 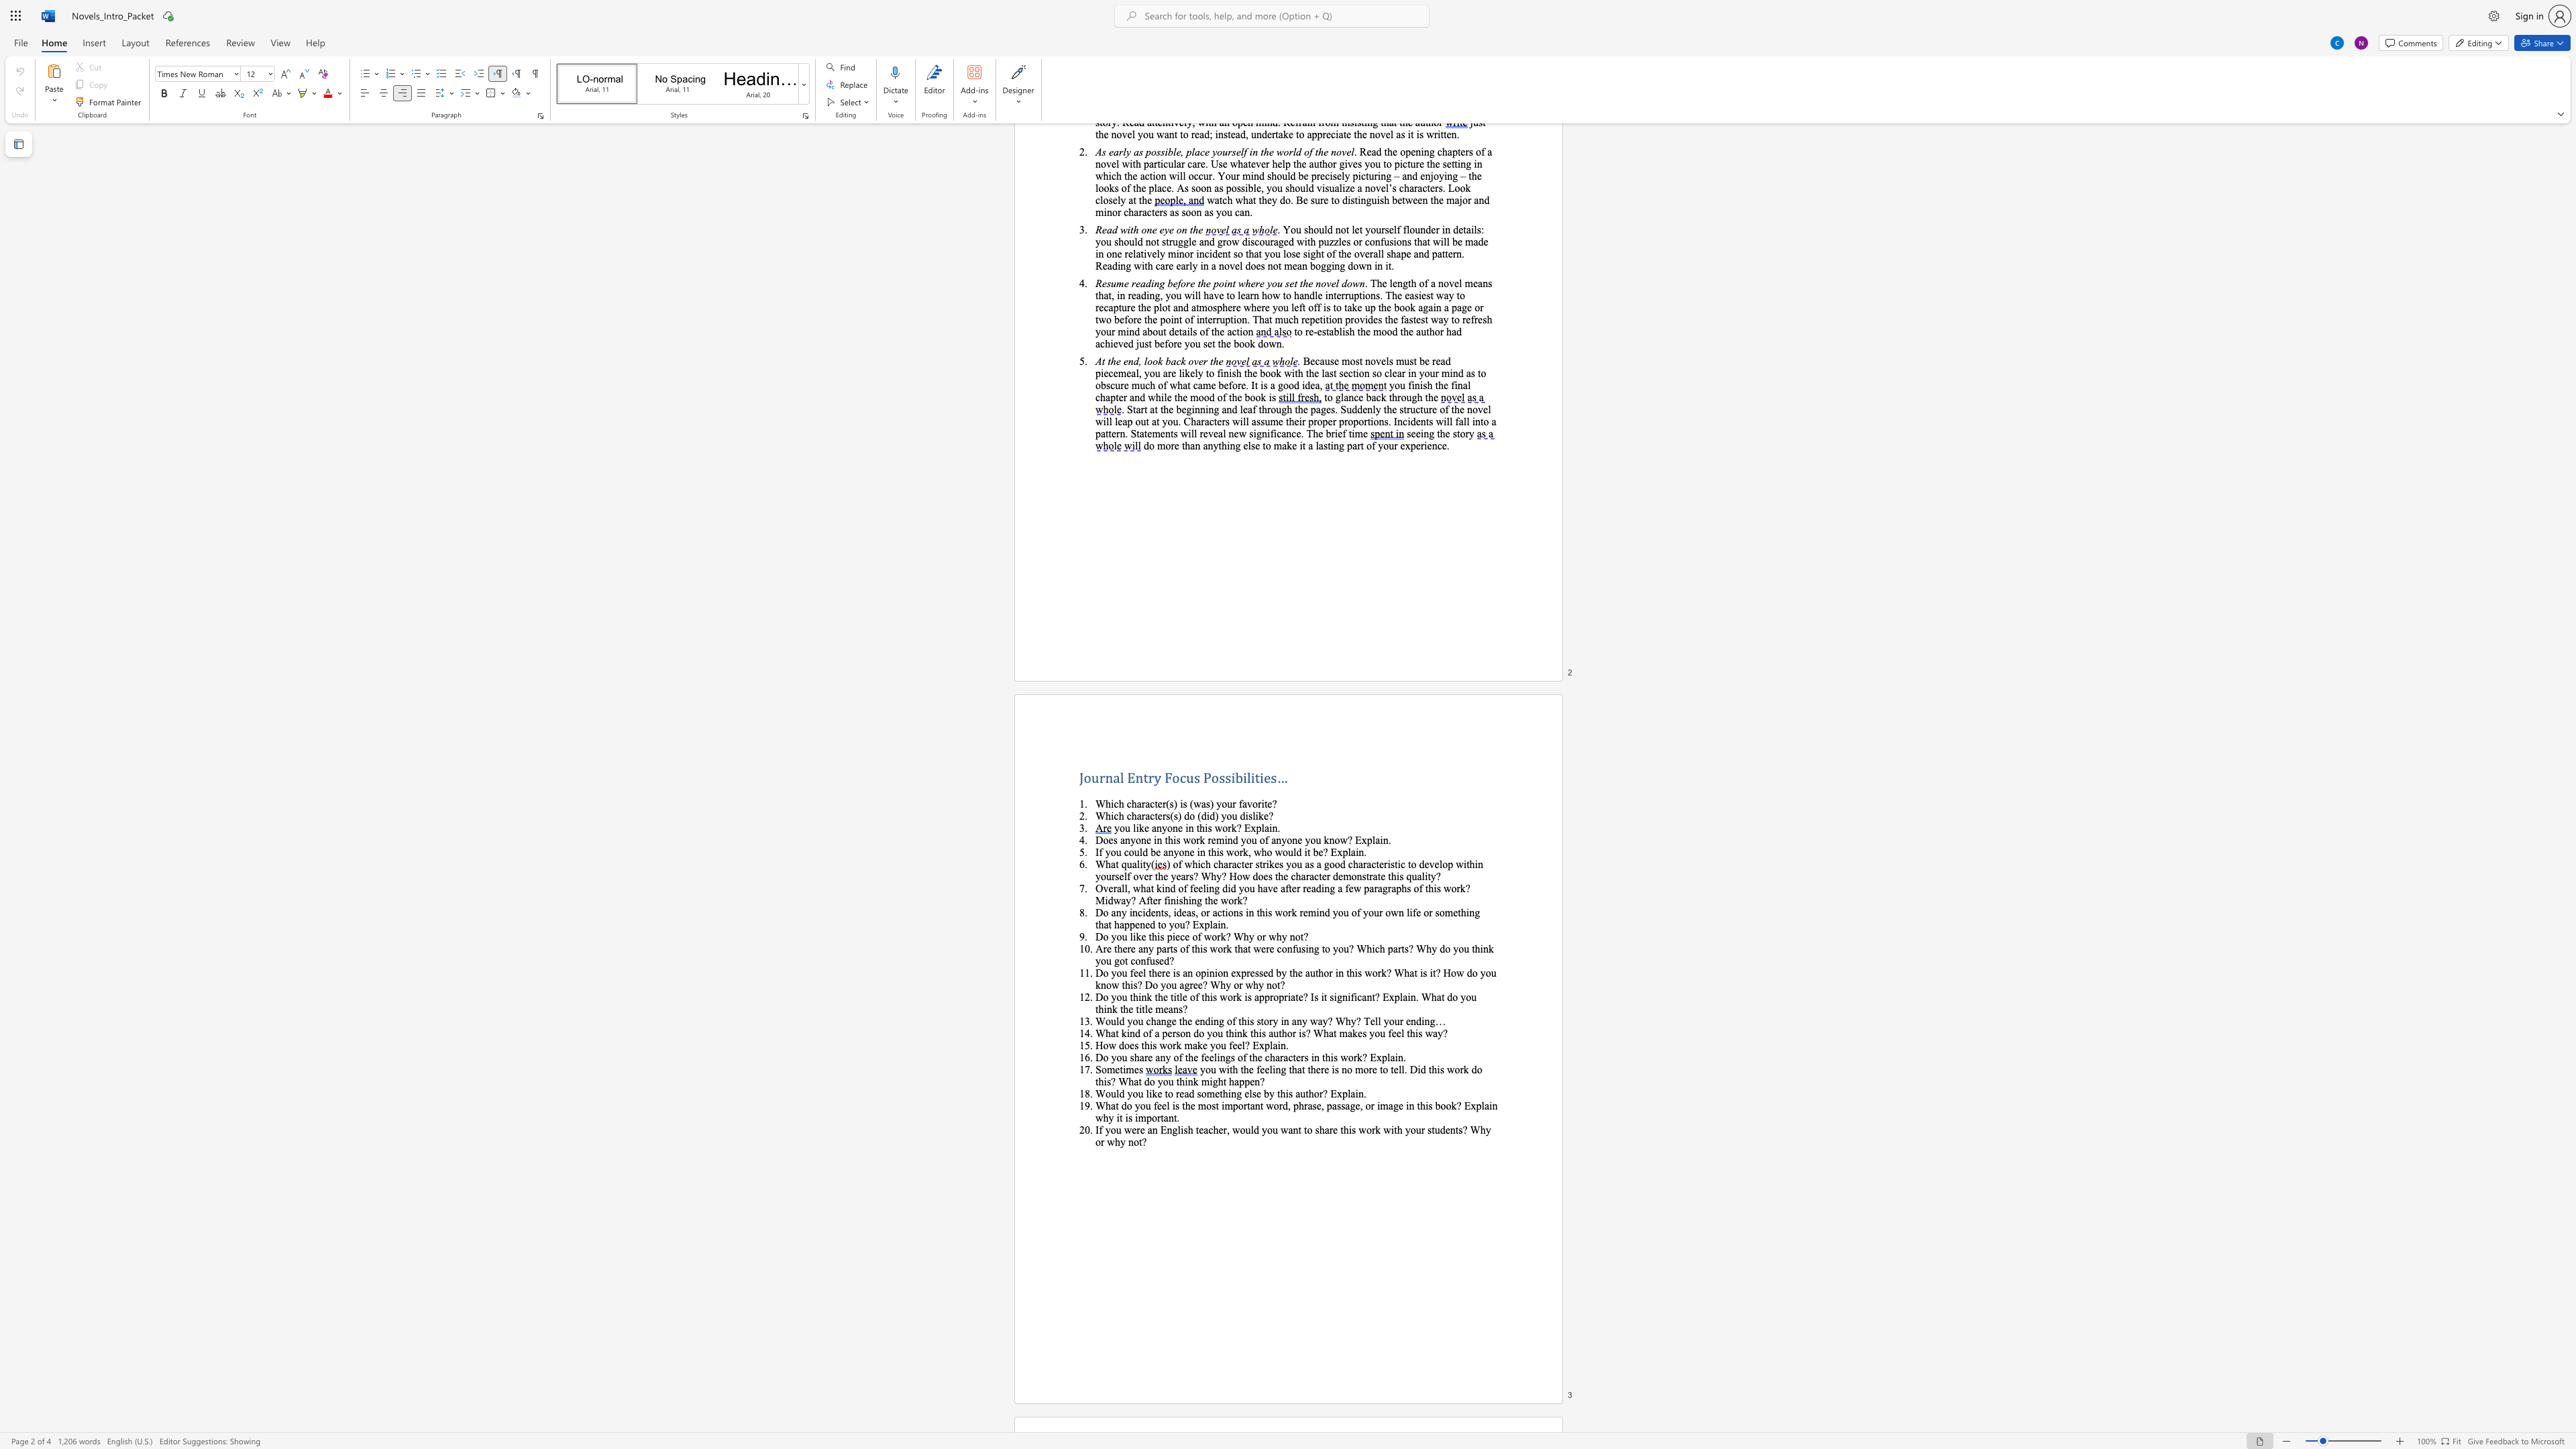 What do you see at coordinates (1110, 1129) in the screenshot?
I see `the subset text "ou were an English teacher, would you w" within the text "If you were an English teacher, would you want to share this work with your students? Why or why not?"` at bounding box center [1110, 1129].